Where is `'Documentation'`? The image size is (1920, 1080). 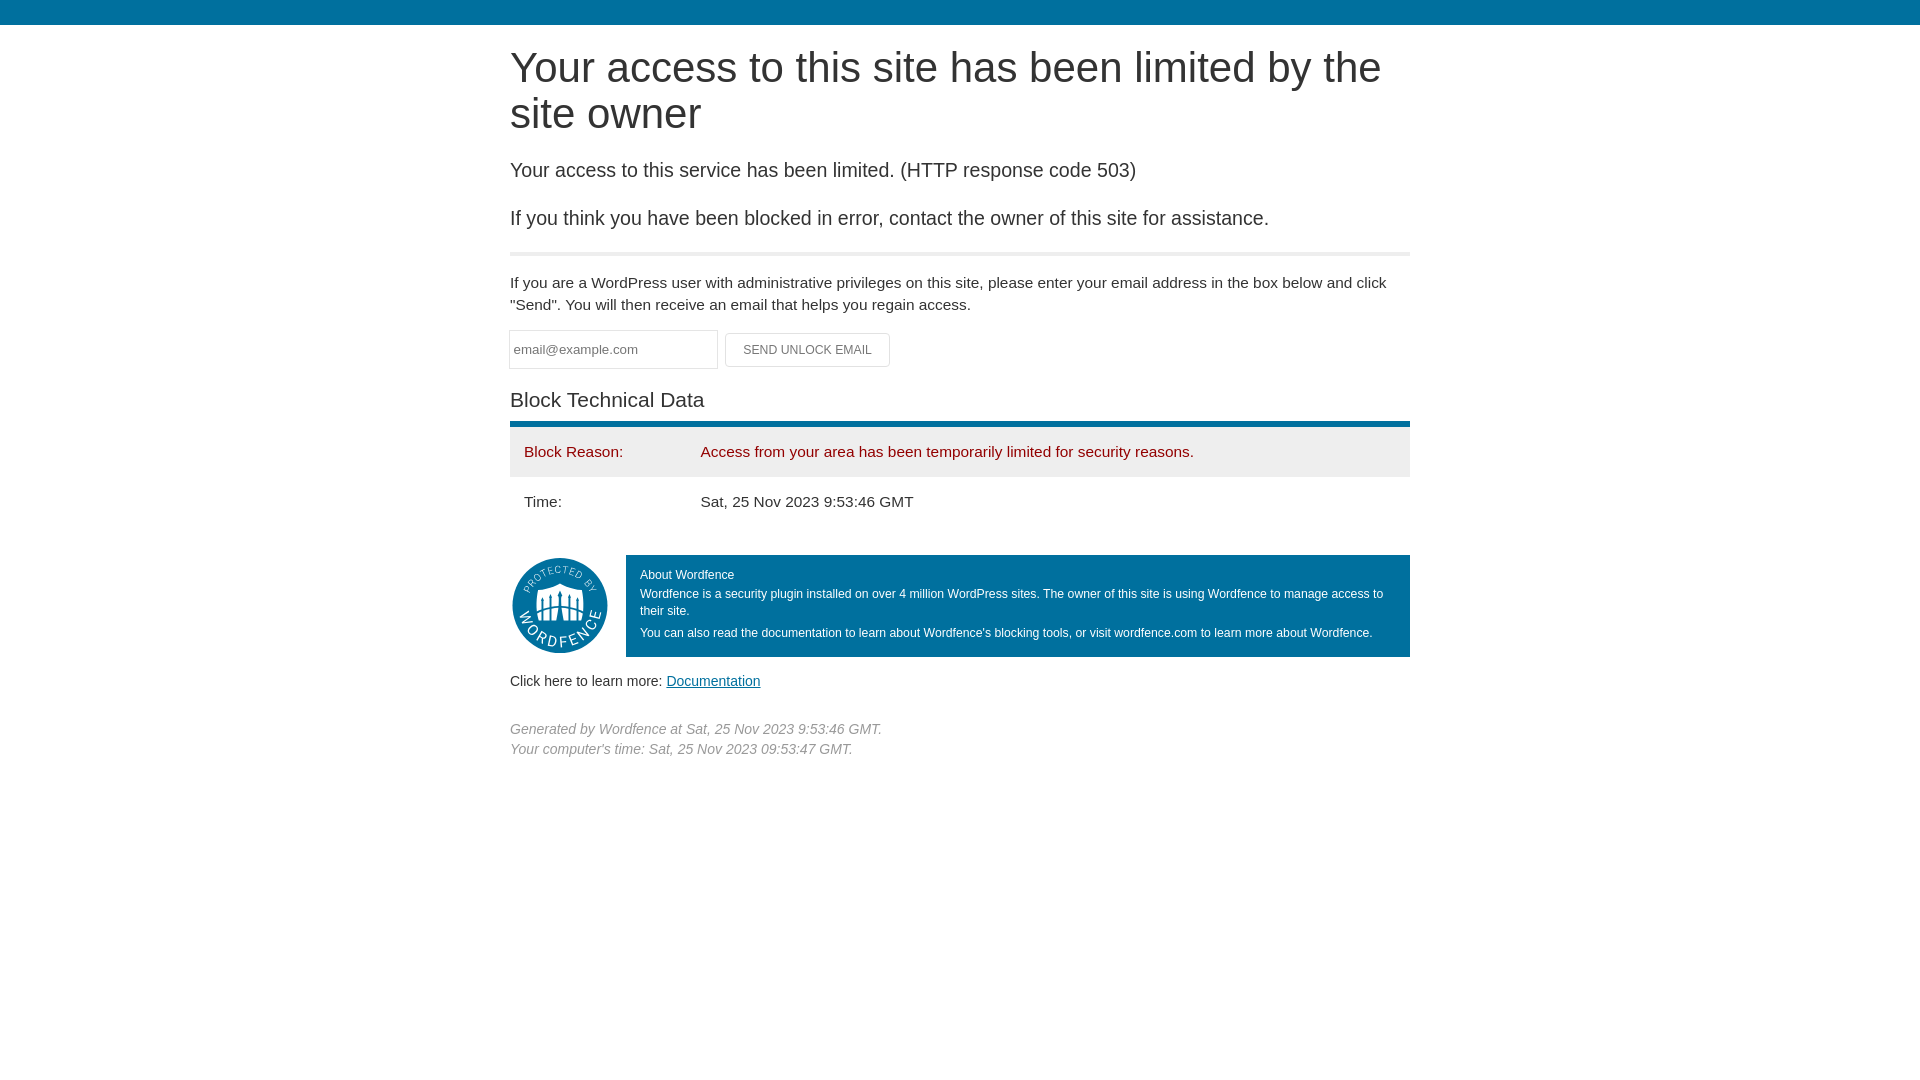
'Documentation' is located at coordinates (666, 680).